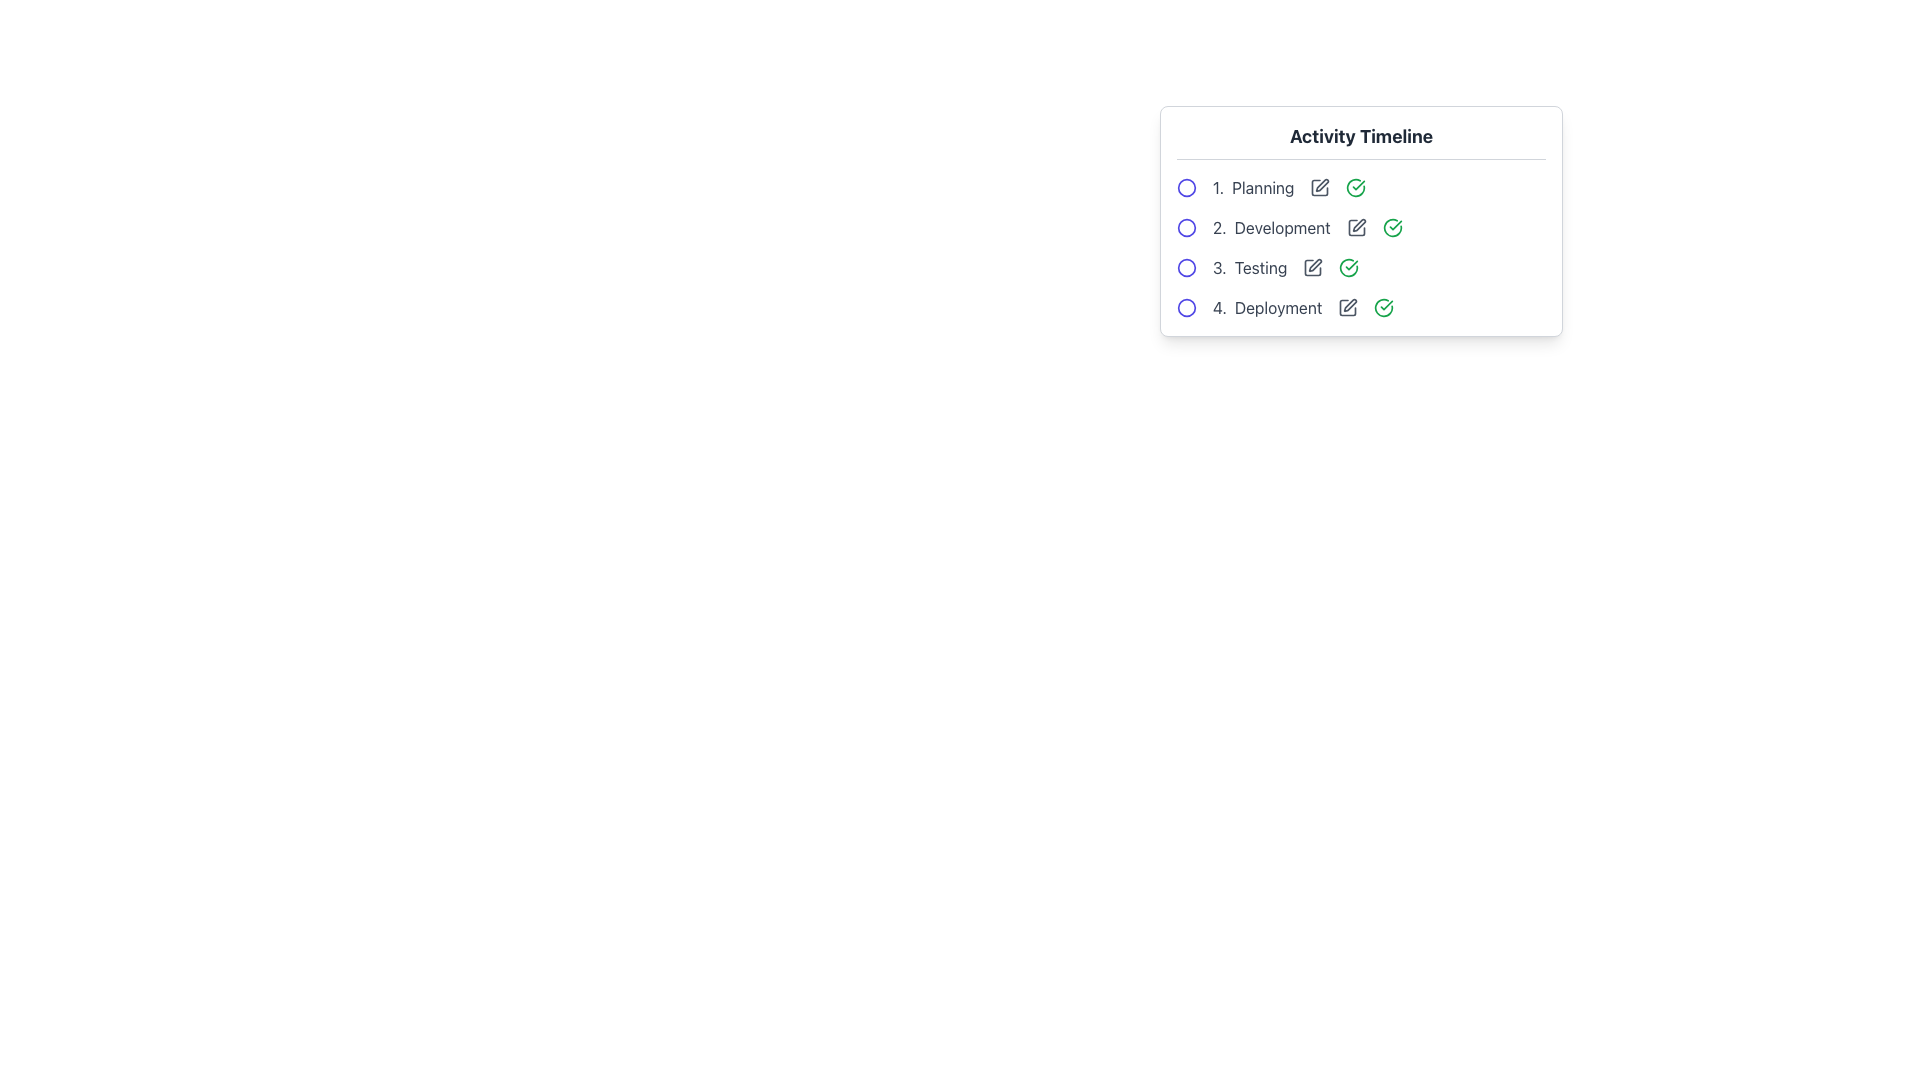 The width and height of the screenshot is (1920, 1080). What do you see at coordinates (1383, 308) in the screenshot?
I see `the circular icon representing the status of the 'Development' activity, located to the right of the '2. Development' list item in the 'Activity Timeline' section` at bounding box center [1383, 308].